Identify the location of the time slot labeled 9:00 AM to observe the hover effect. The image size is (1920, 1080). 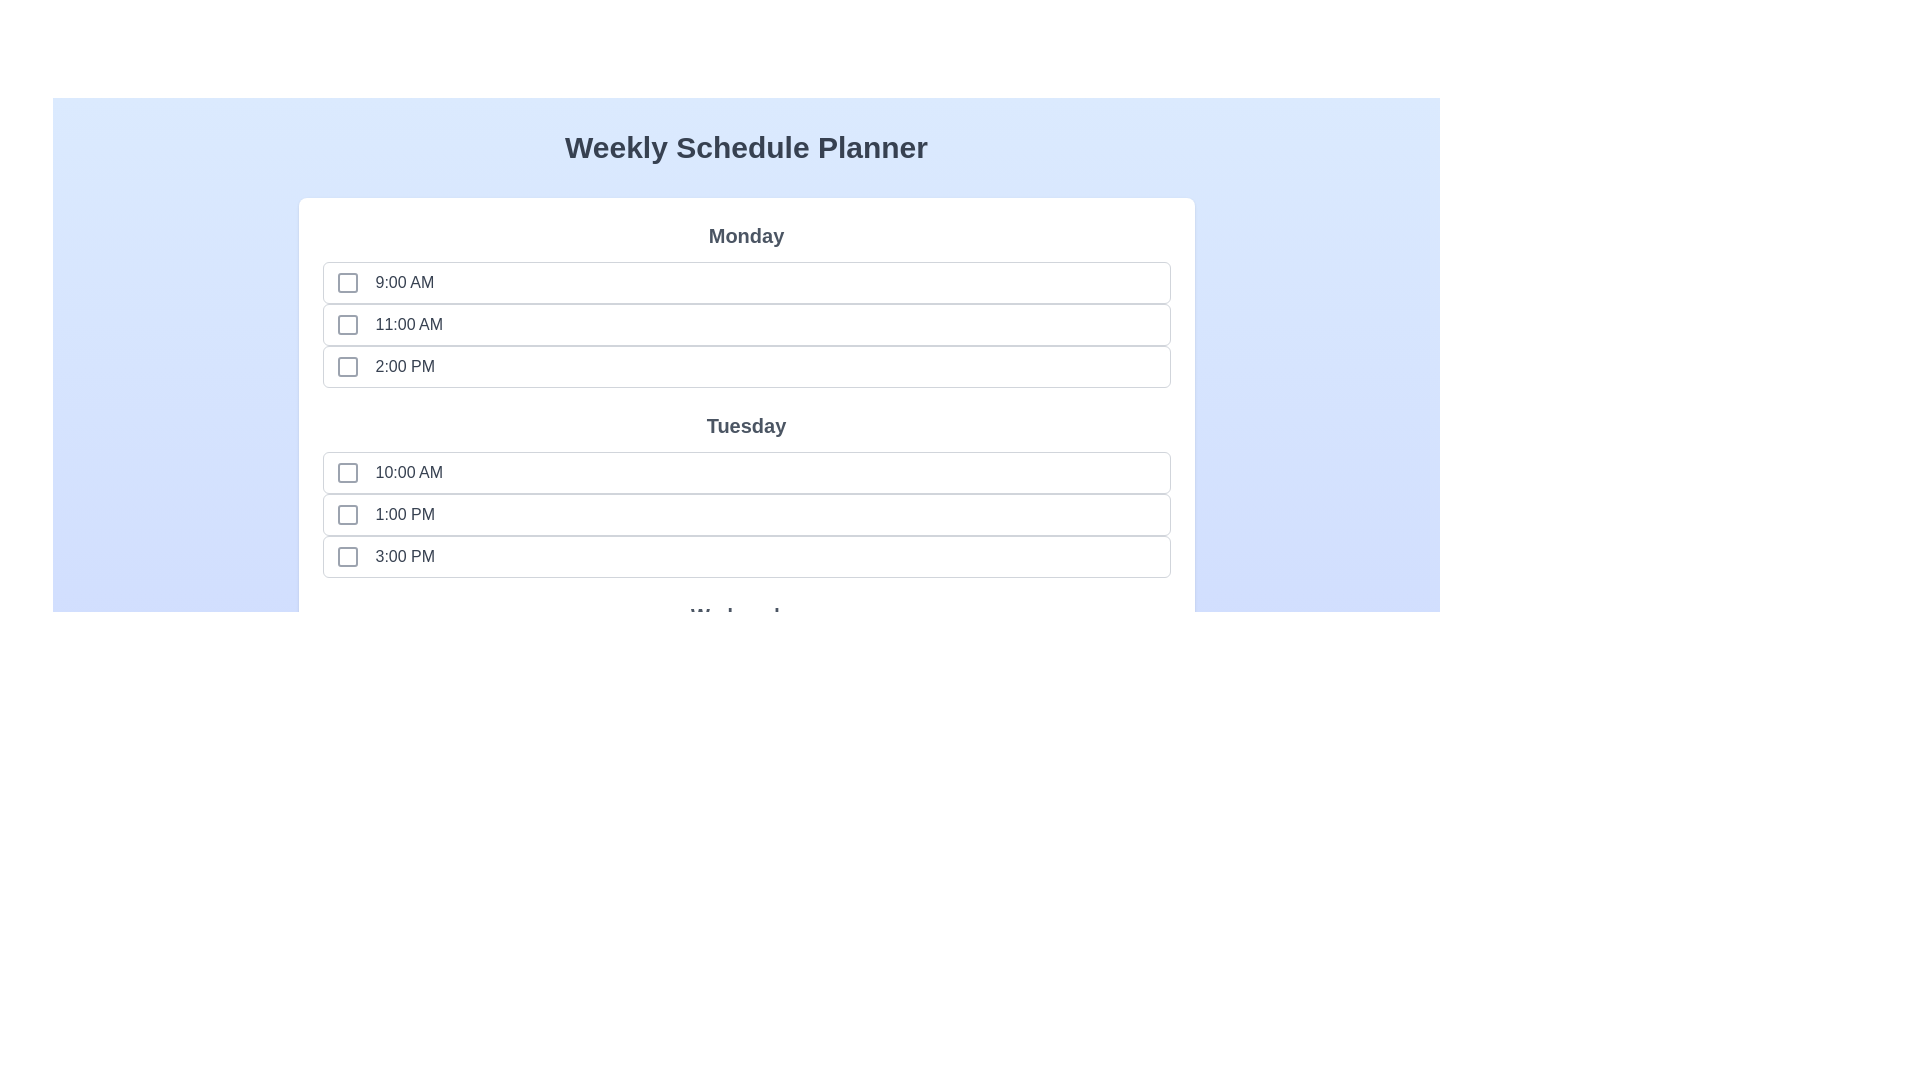
(375, 282).